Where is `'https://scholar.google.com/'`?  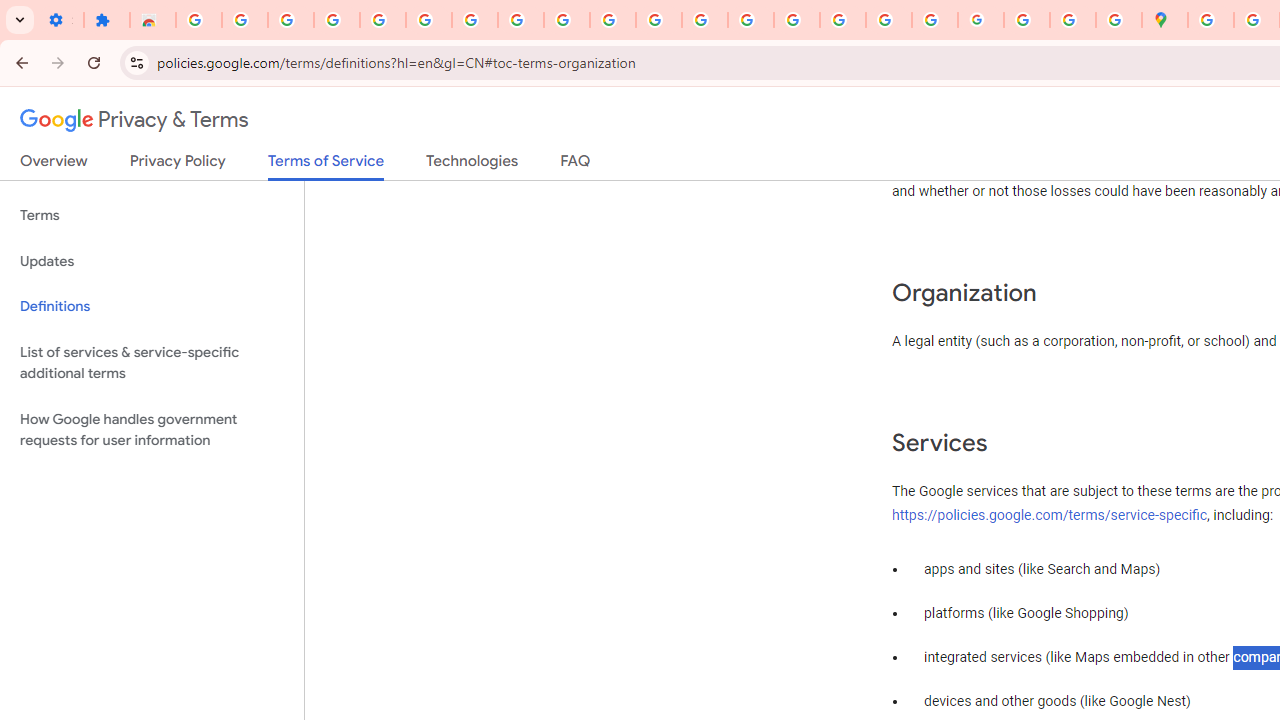
'https://scholar.google.com/' is located at coordinates (705, 20).